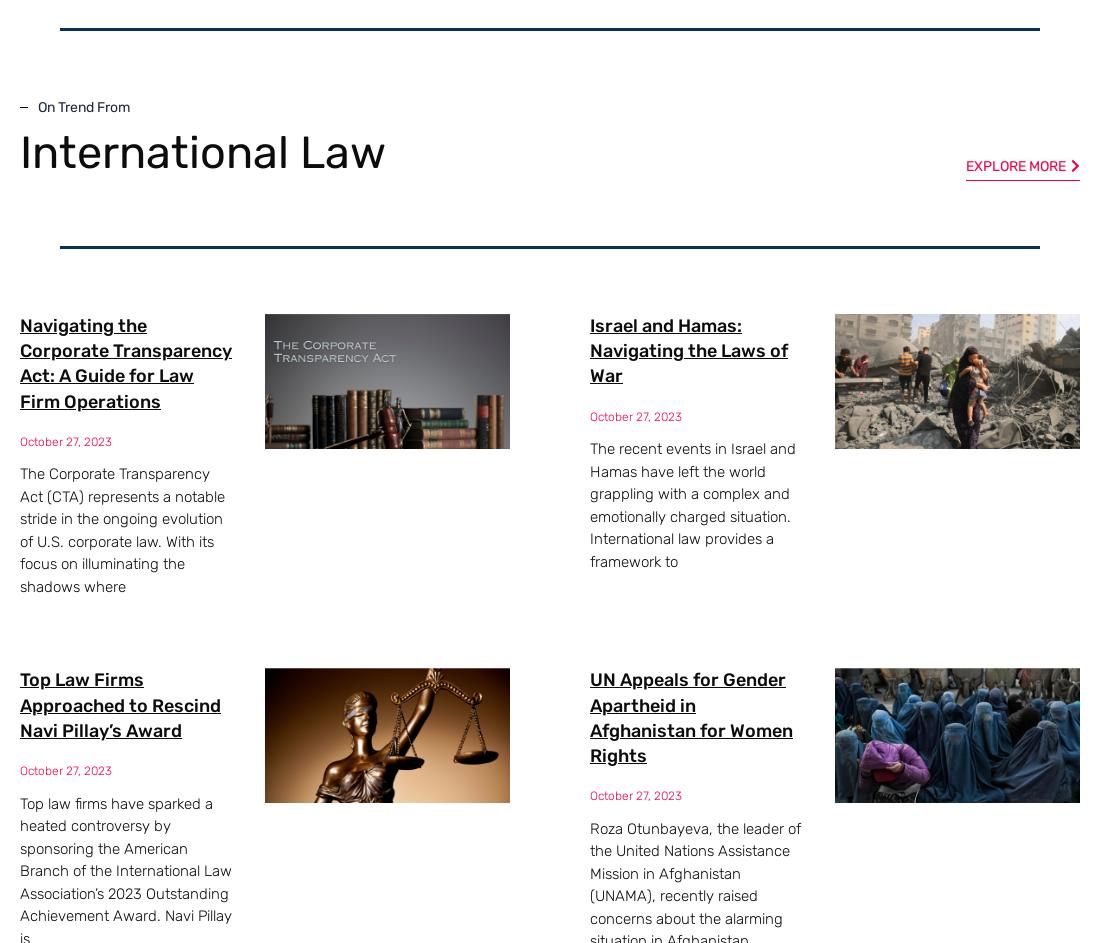 The image size is (1100, 943). Describe the element at coordinates (1014, 165) in the screenshot. I see `'Explore more'` at that location.